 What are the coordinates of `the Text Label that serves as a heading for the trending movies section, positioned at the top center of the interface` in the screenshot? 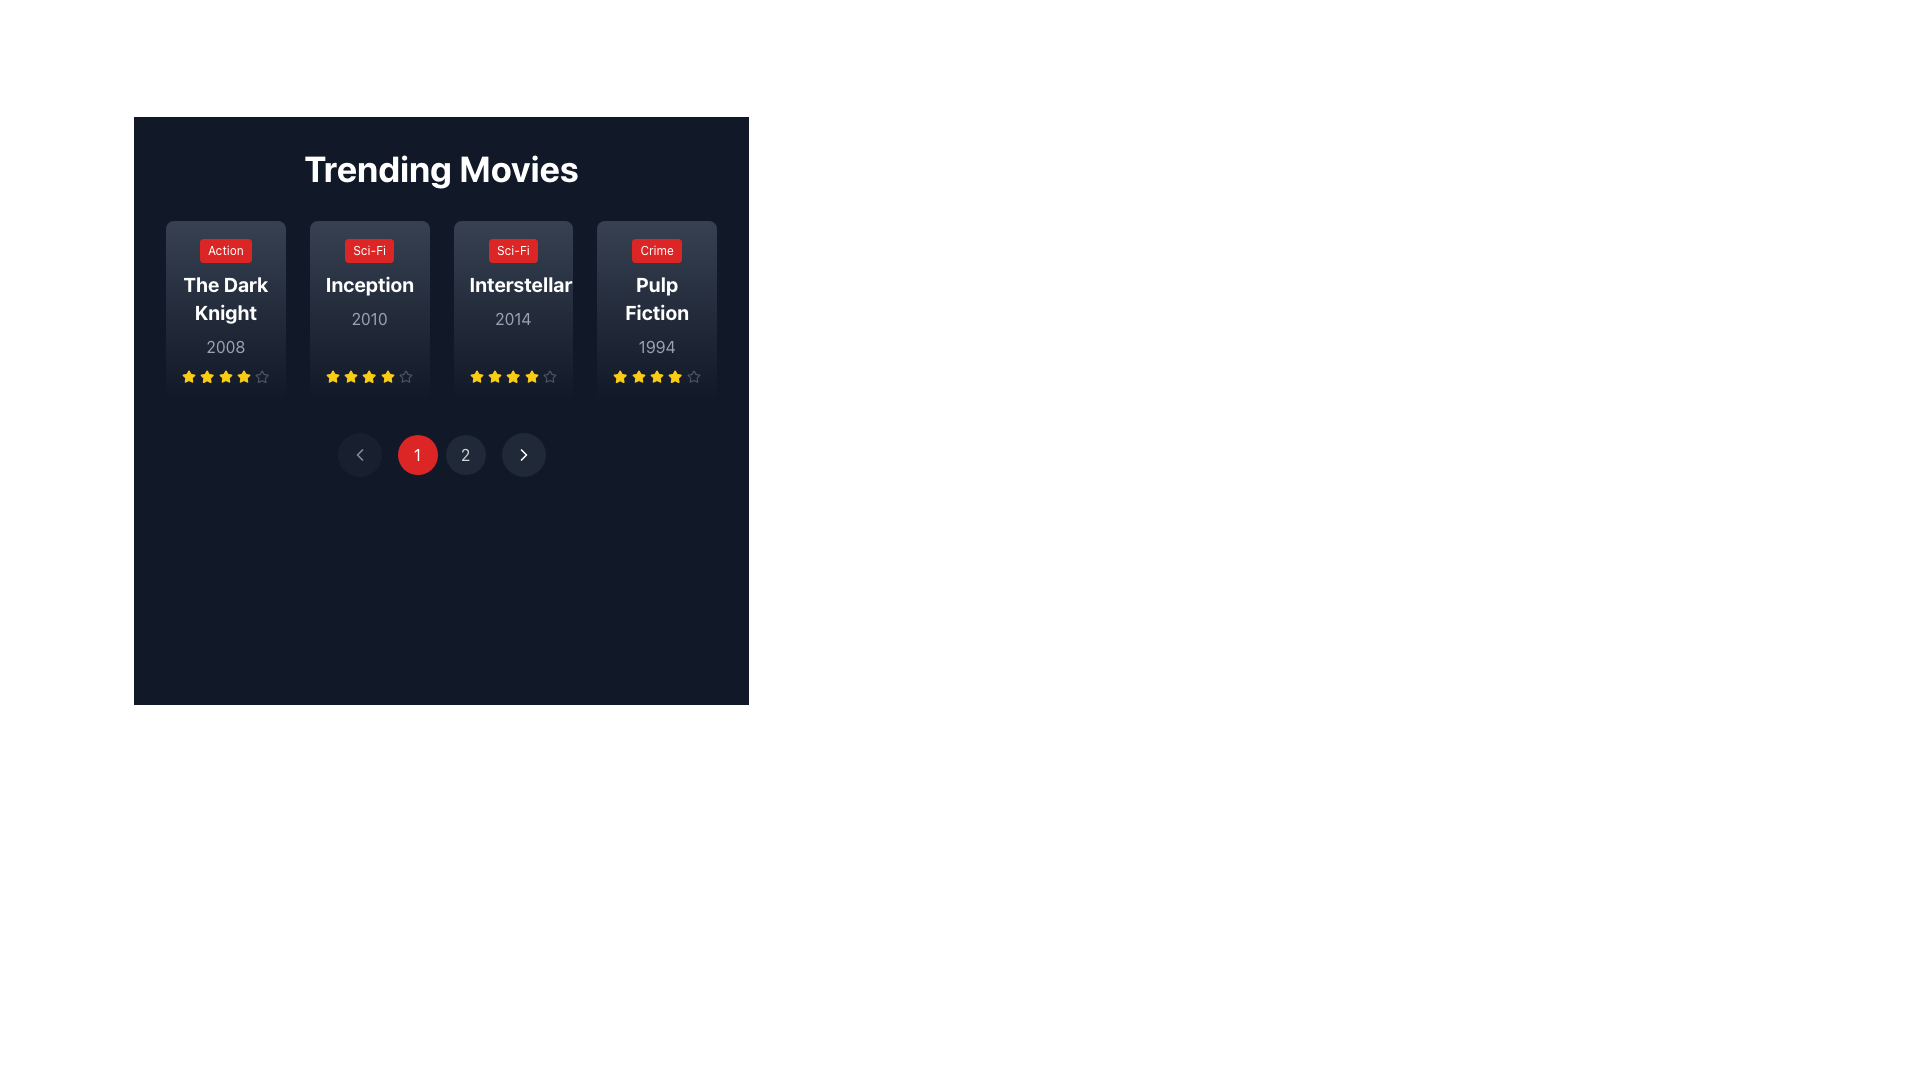 It's located at (440, 168).